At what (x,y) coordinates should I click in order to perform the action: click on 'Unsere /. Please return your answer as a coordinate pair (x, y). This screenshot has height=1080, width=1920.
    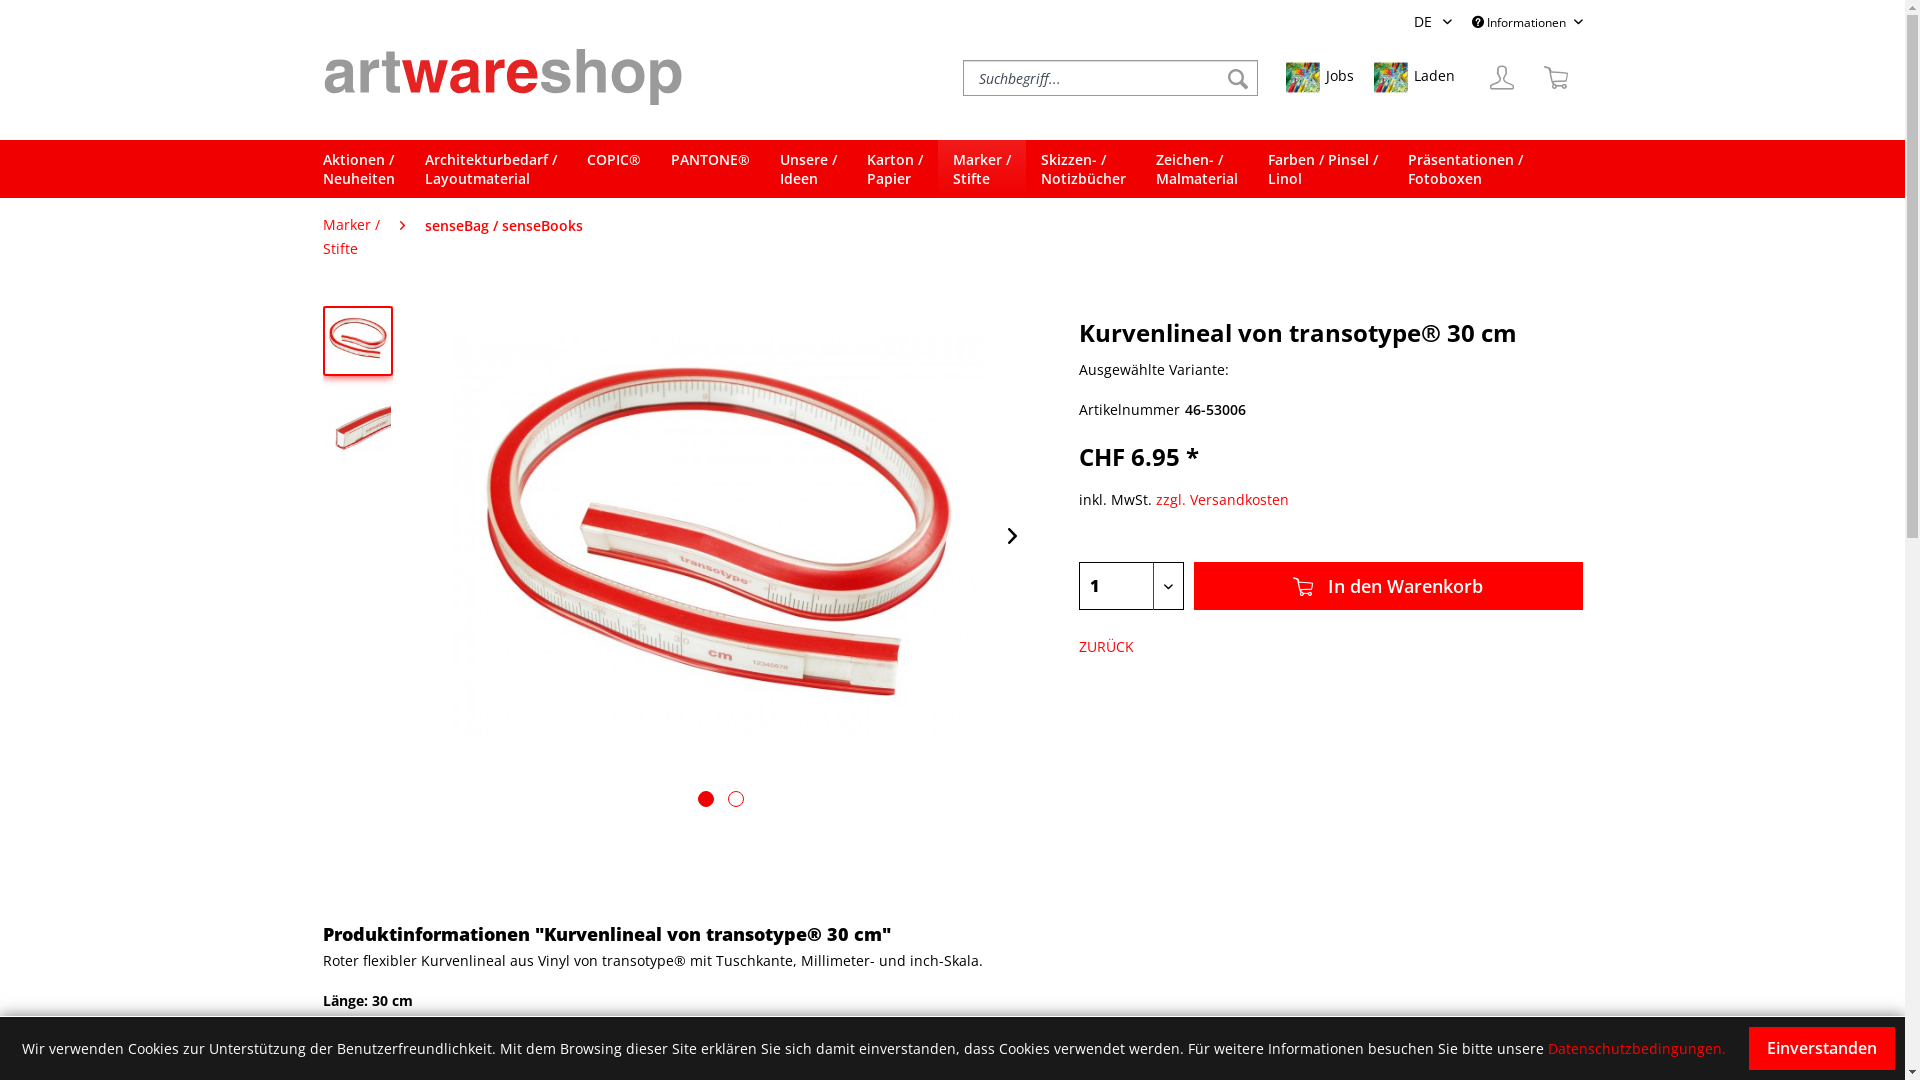
    Looking at the image, I should click on (807, 168).